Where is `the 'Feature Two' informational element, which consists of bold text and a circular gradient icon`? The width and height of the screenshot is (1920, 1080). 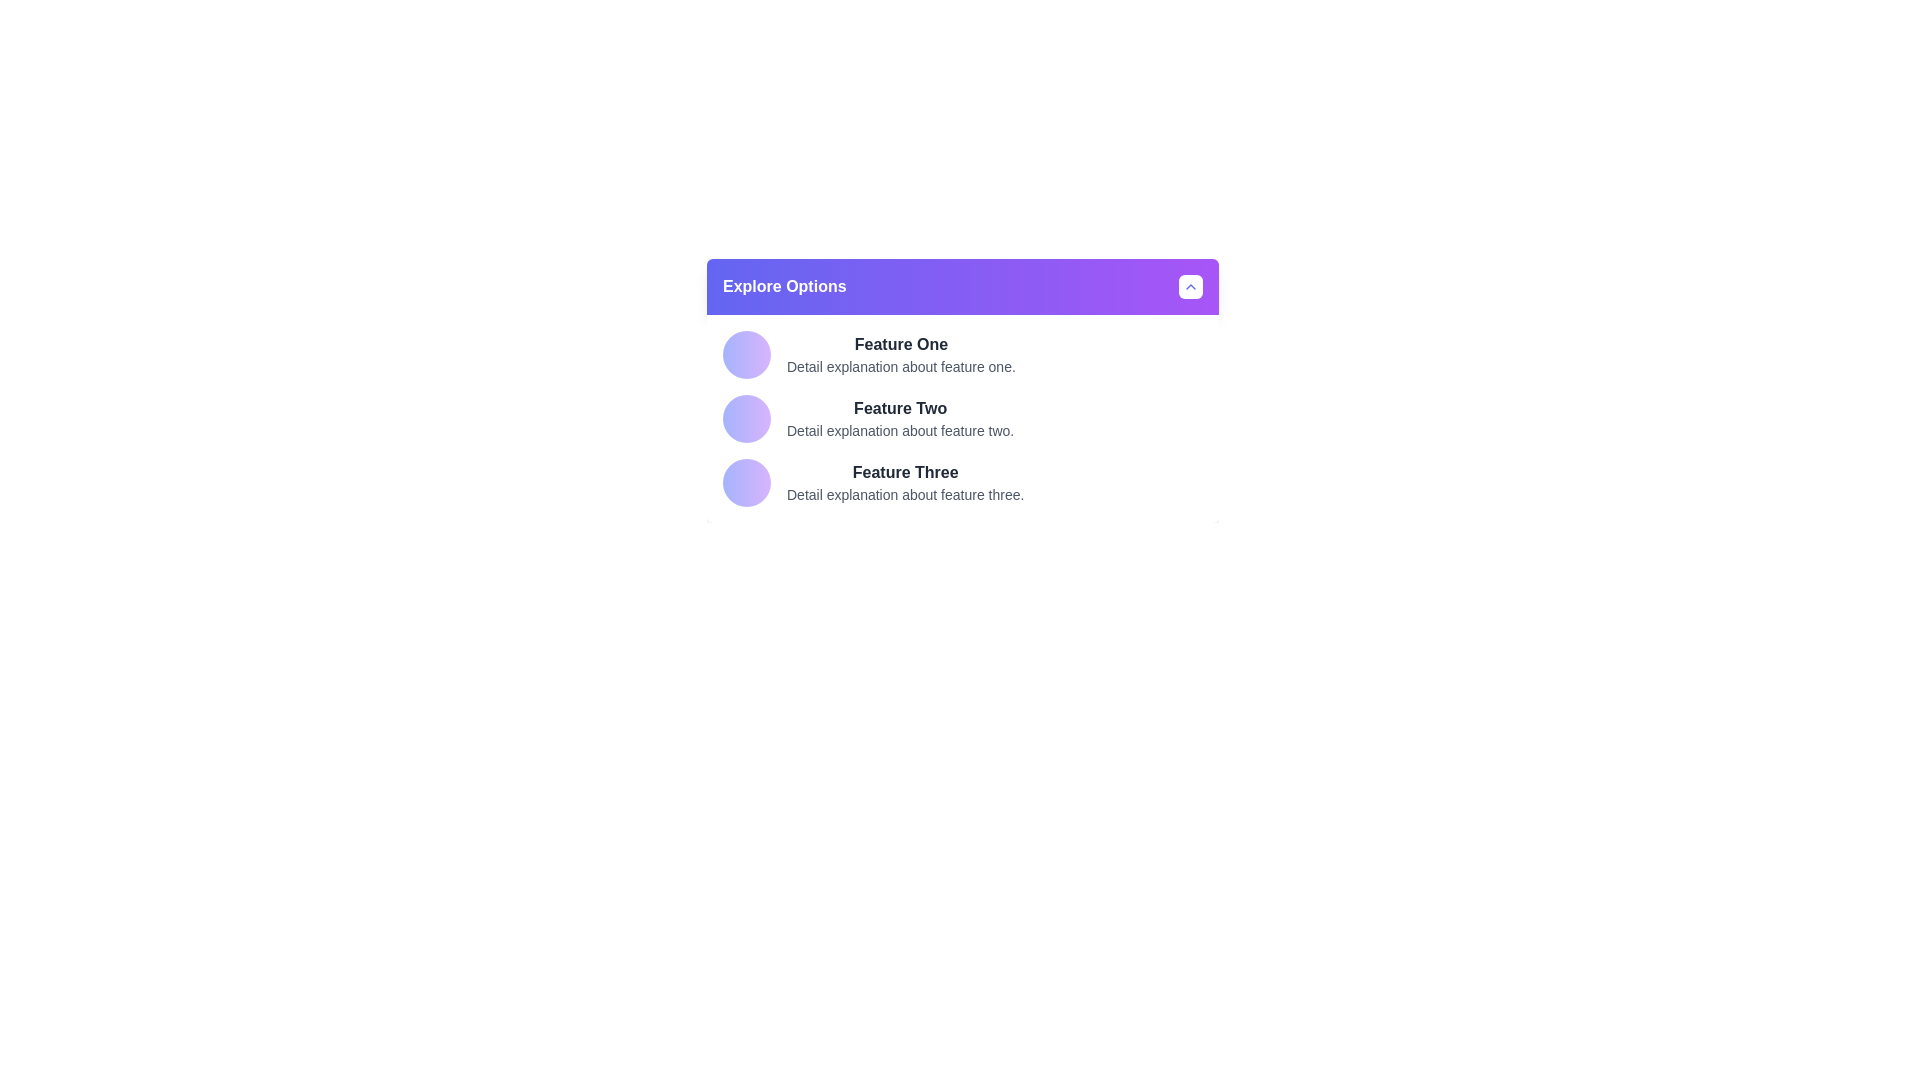
the 'Feature Two' informational element, which consists of bold text and a circular gradient icon is located at coordinates (963, 418).